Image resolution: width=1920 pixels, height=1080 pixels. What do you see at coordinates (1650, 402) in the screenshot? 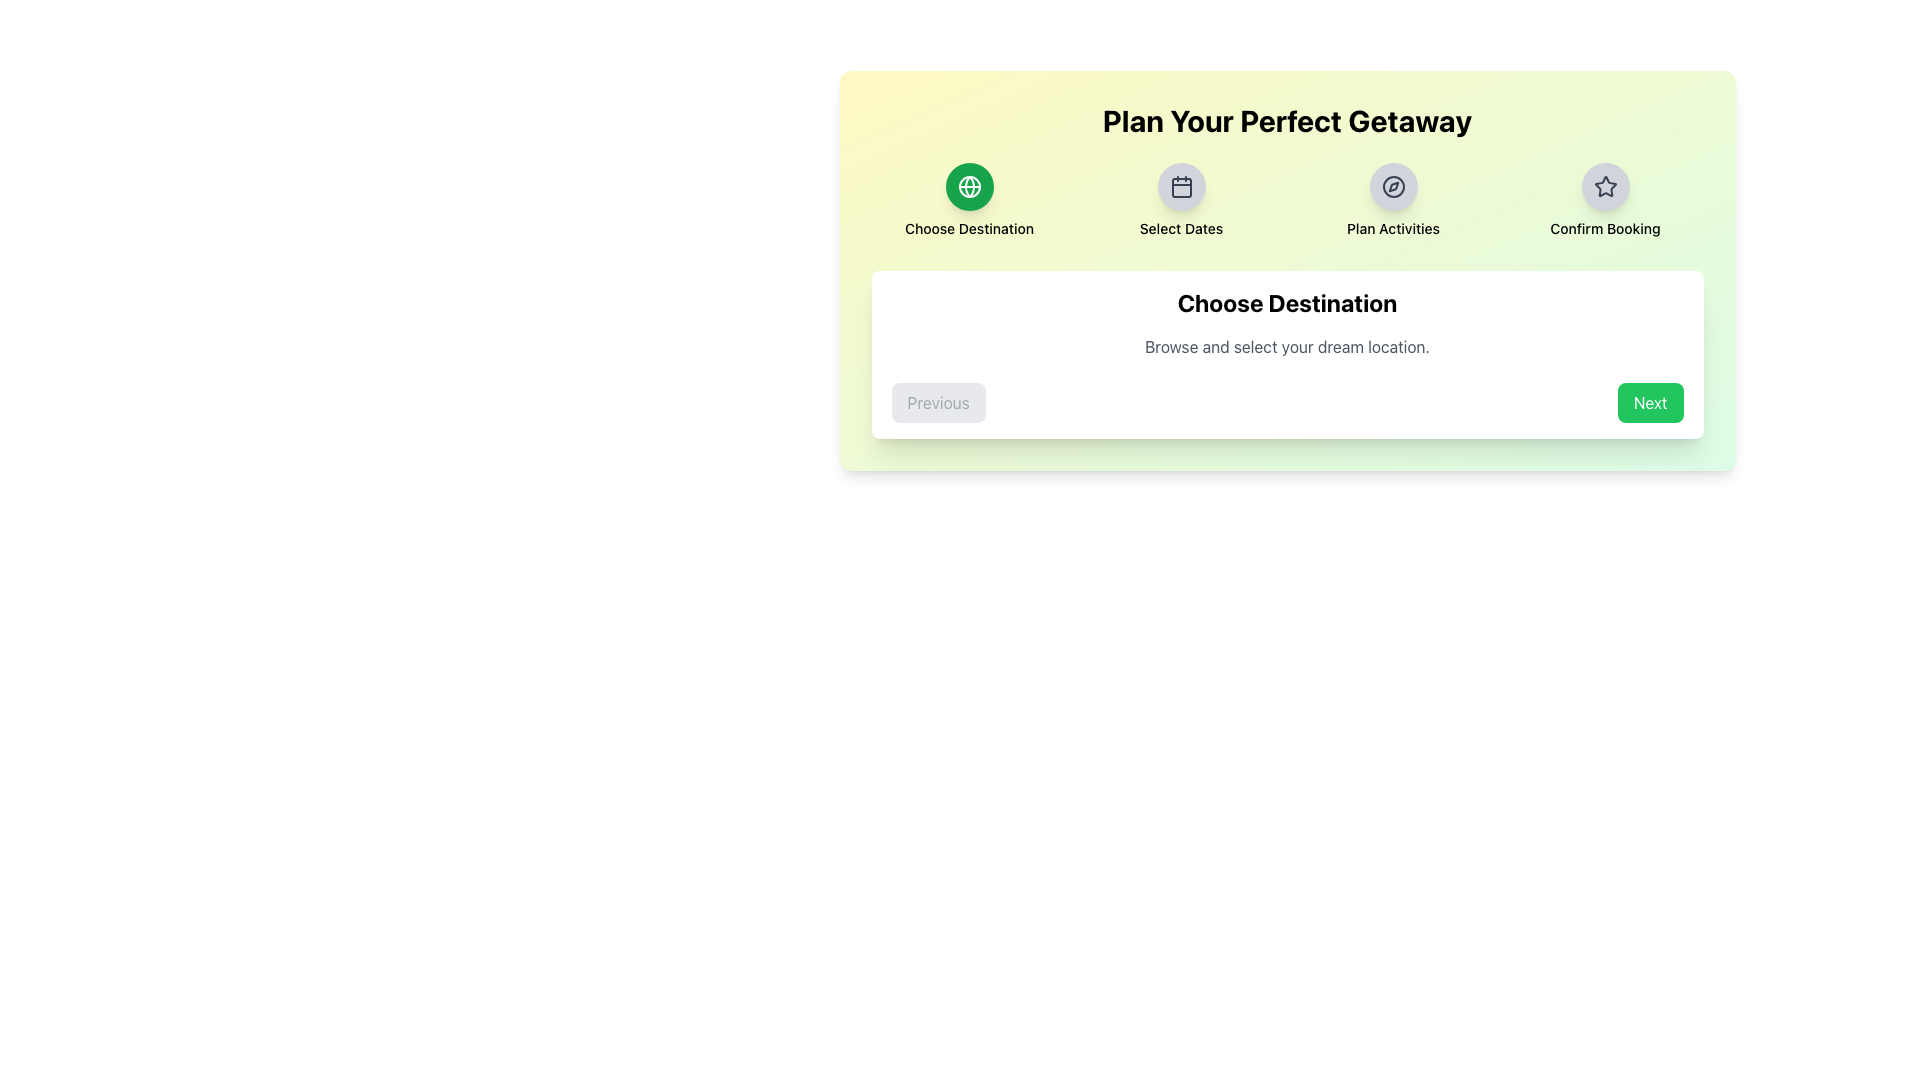
I see `the 'Next' button, which is the second button in a horizontal pair of navigation buttons, to proceed to the next step in the multi-step process` at bounding box center [1650, 402].